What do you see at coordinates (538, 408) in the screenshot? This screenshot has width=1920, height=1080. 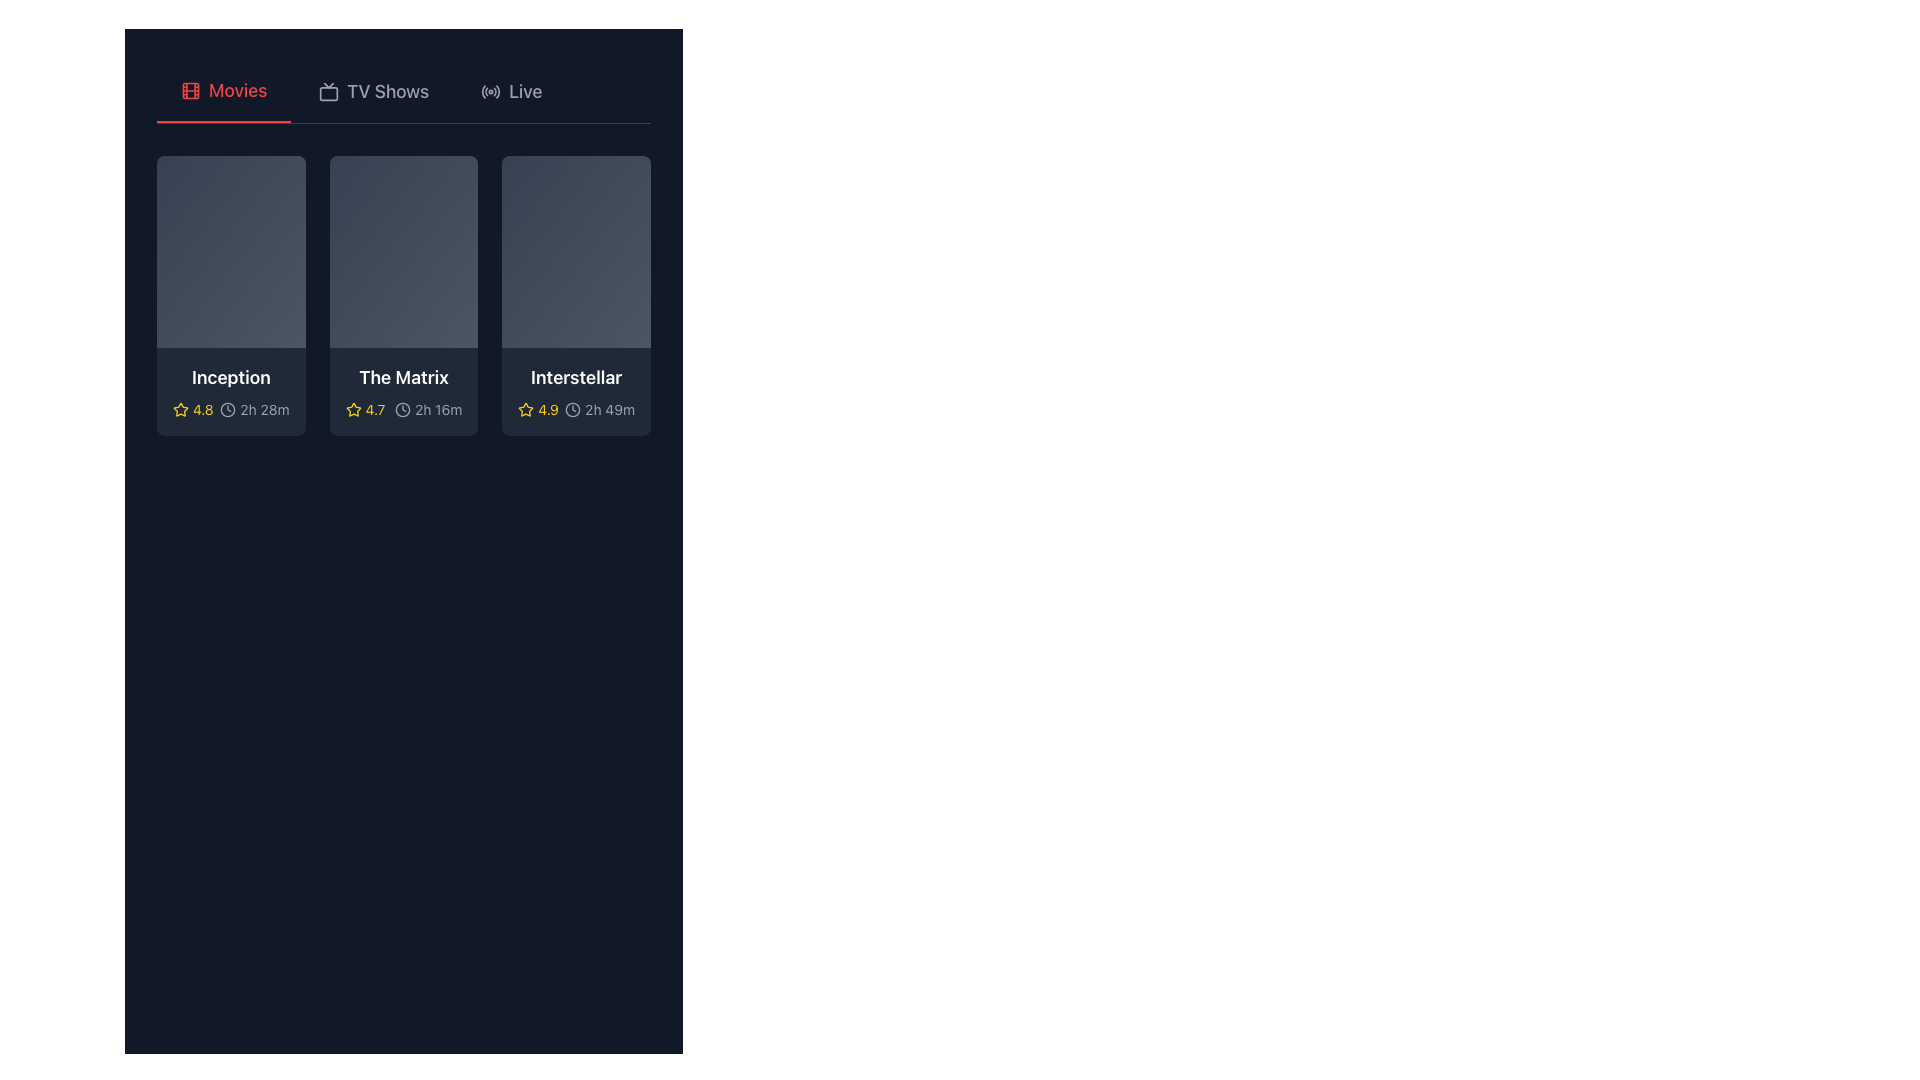 I see `viewer rating score text label for the movie 'Interstellar', which is located below the movie title and adjacent to a yellow star icon` at bounding box center [538, 408].